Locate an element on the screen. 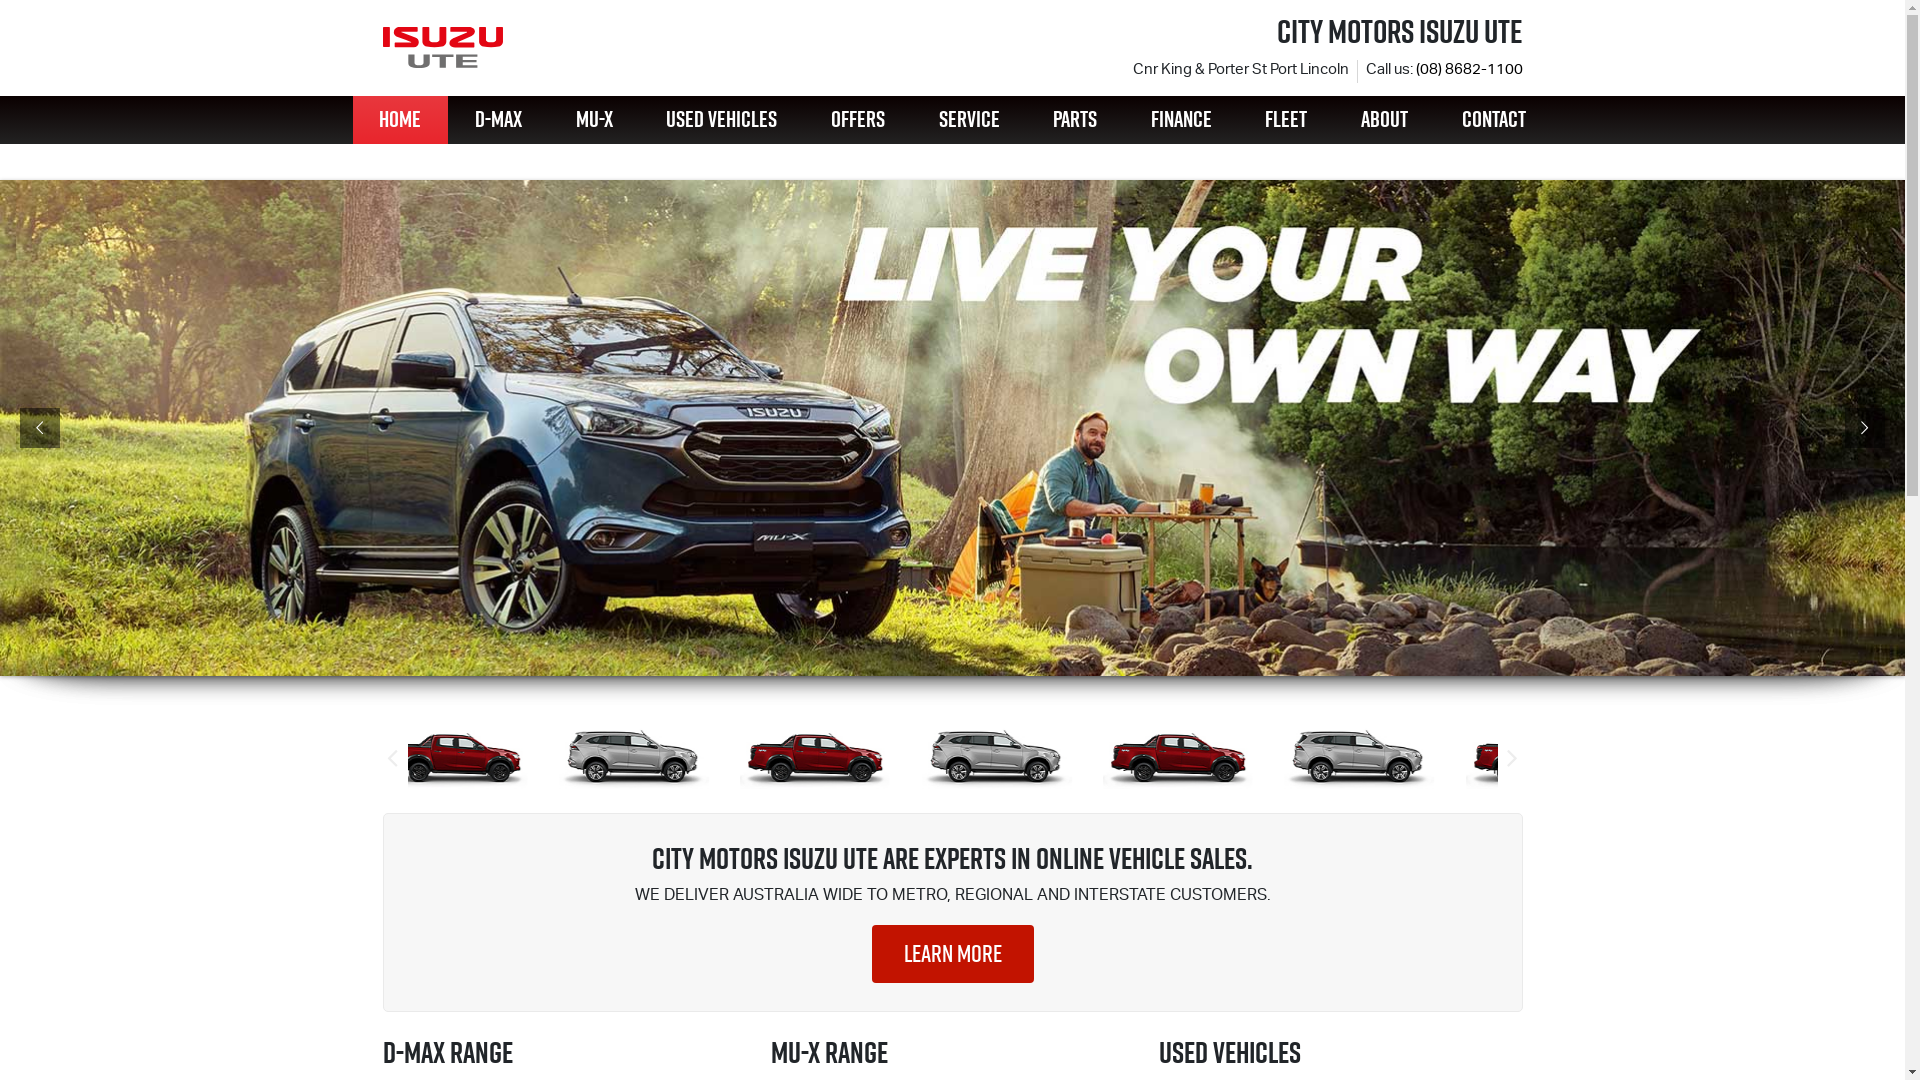 This screenshot has width=1920, height=1080. 'SERVICE' is located at coordinates (969, 119).